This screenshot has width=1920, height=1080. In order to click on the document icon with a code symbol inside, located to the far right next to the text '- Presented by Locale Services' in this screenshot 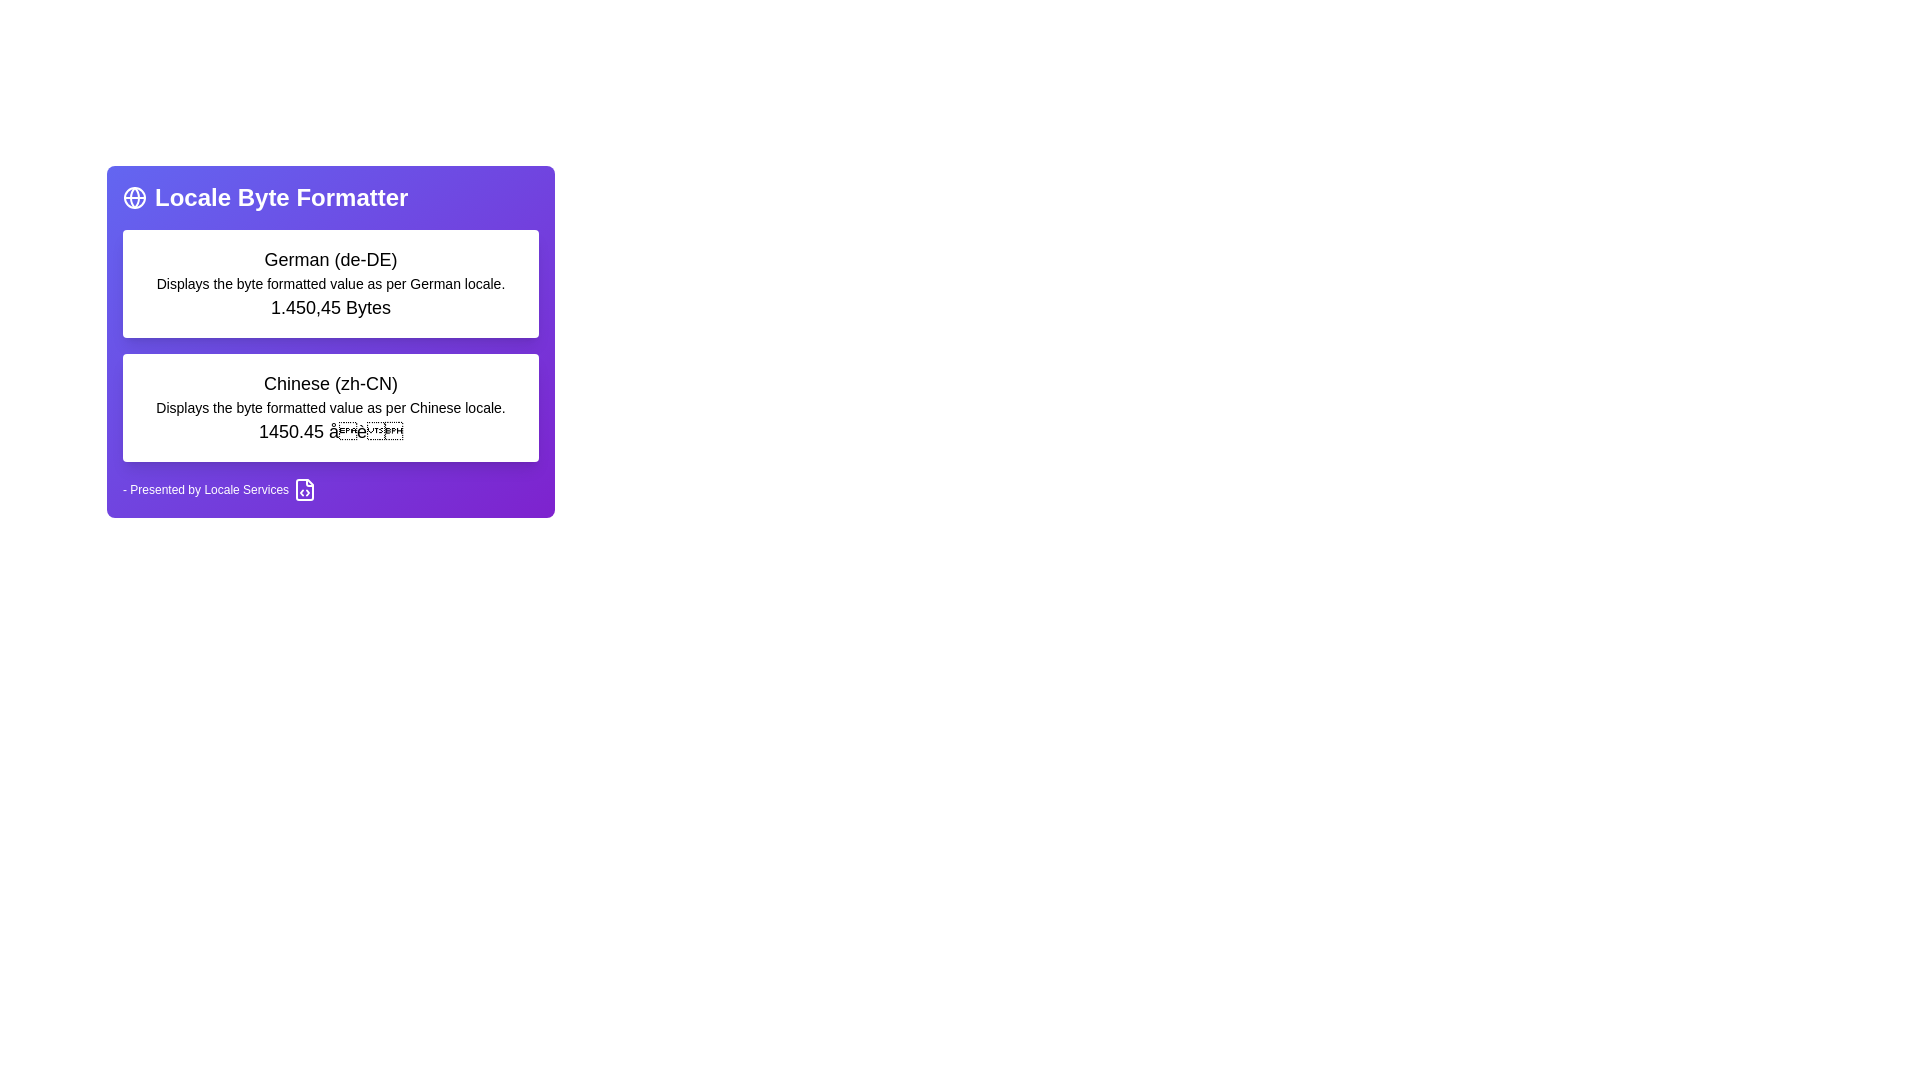, I will do `click(304, 489)`.